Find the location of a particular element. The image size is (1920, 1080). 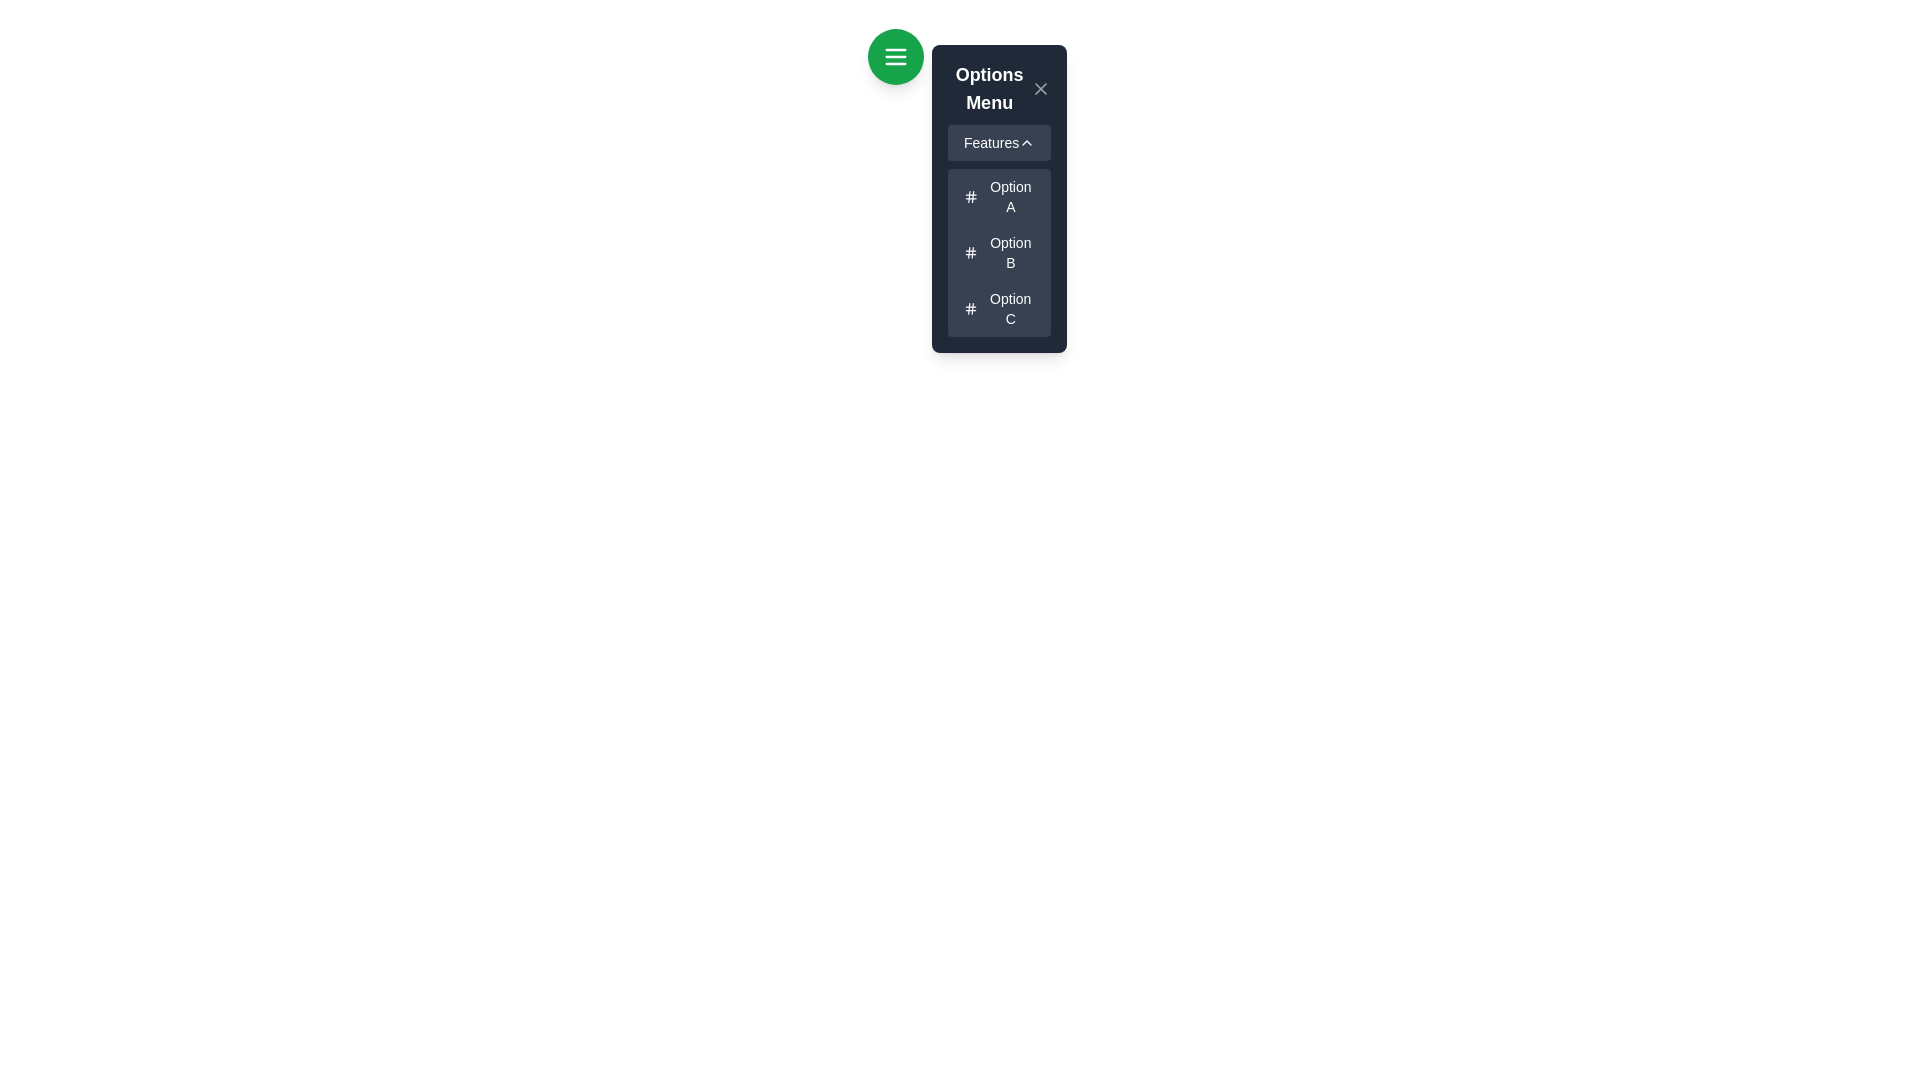

the white menu icon button, which consists of three horizontal lines stacked vertically and is enclosed within a green circular background is located at coordinates (895, 56).